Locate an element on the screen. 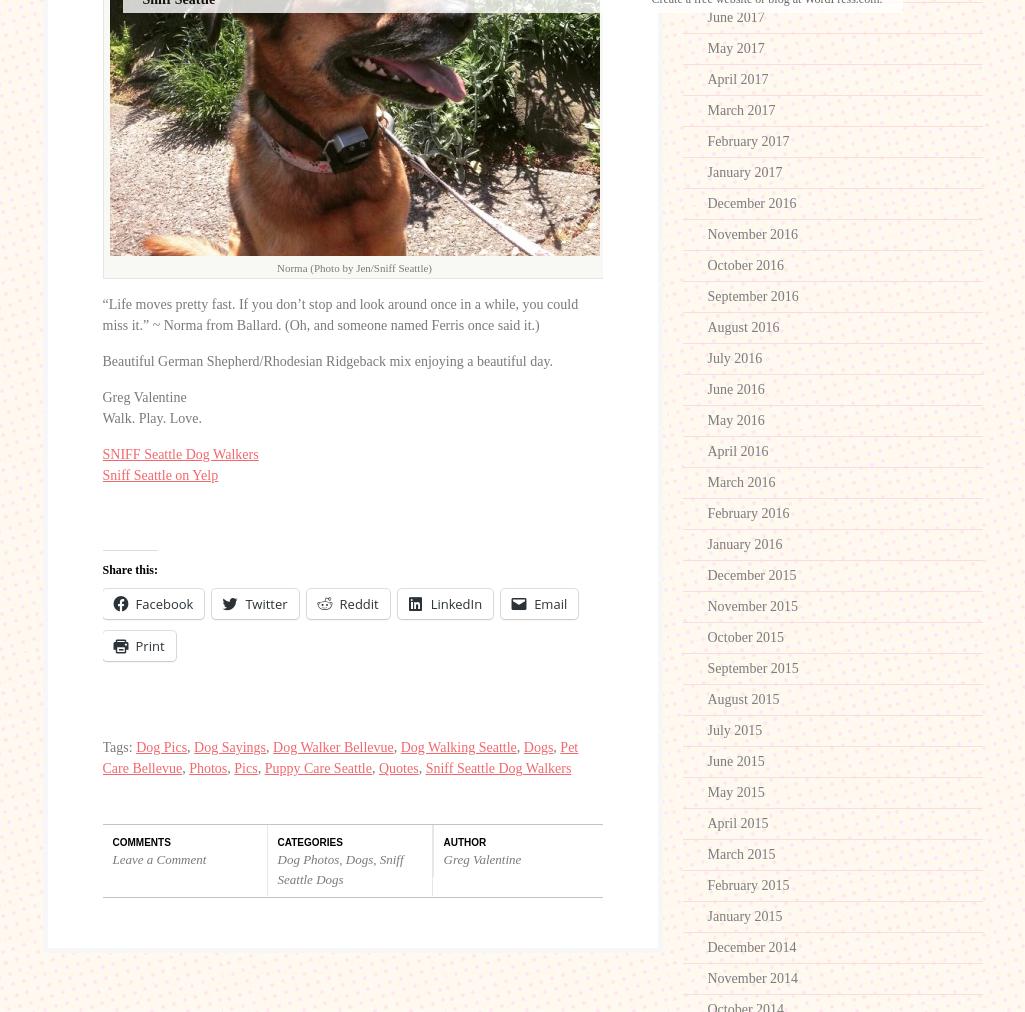 Image resolution: width=1025 pixels, height=1012 pixels. 'Dog Walking Seattle' is located at coordinates (456, 747).